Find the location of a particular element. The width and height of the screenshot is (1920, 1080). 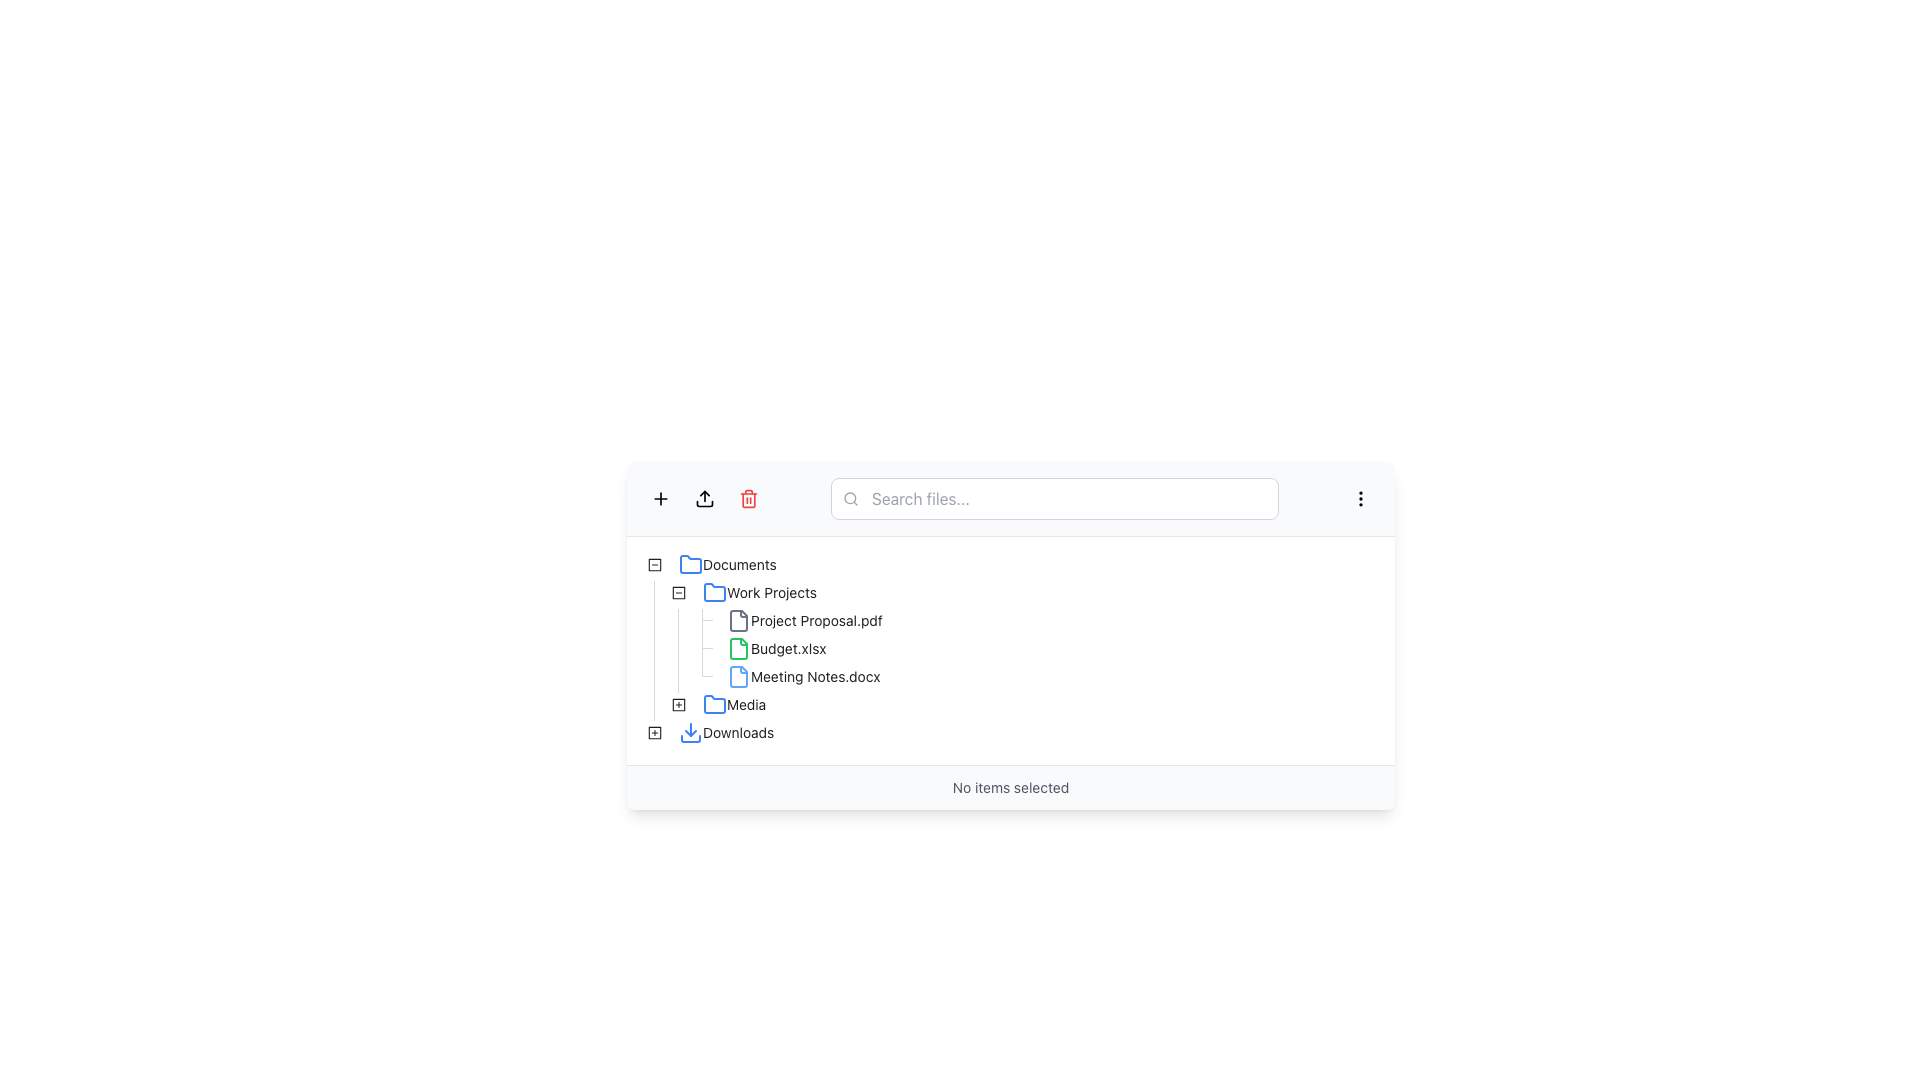

the icon associated with the PDF document 'Project Proposal.pdf' located inside the 'Work Projects' folder is located at coordinates (738, 620).